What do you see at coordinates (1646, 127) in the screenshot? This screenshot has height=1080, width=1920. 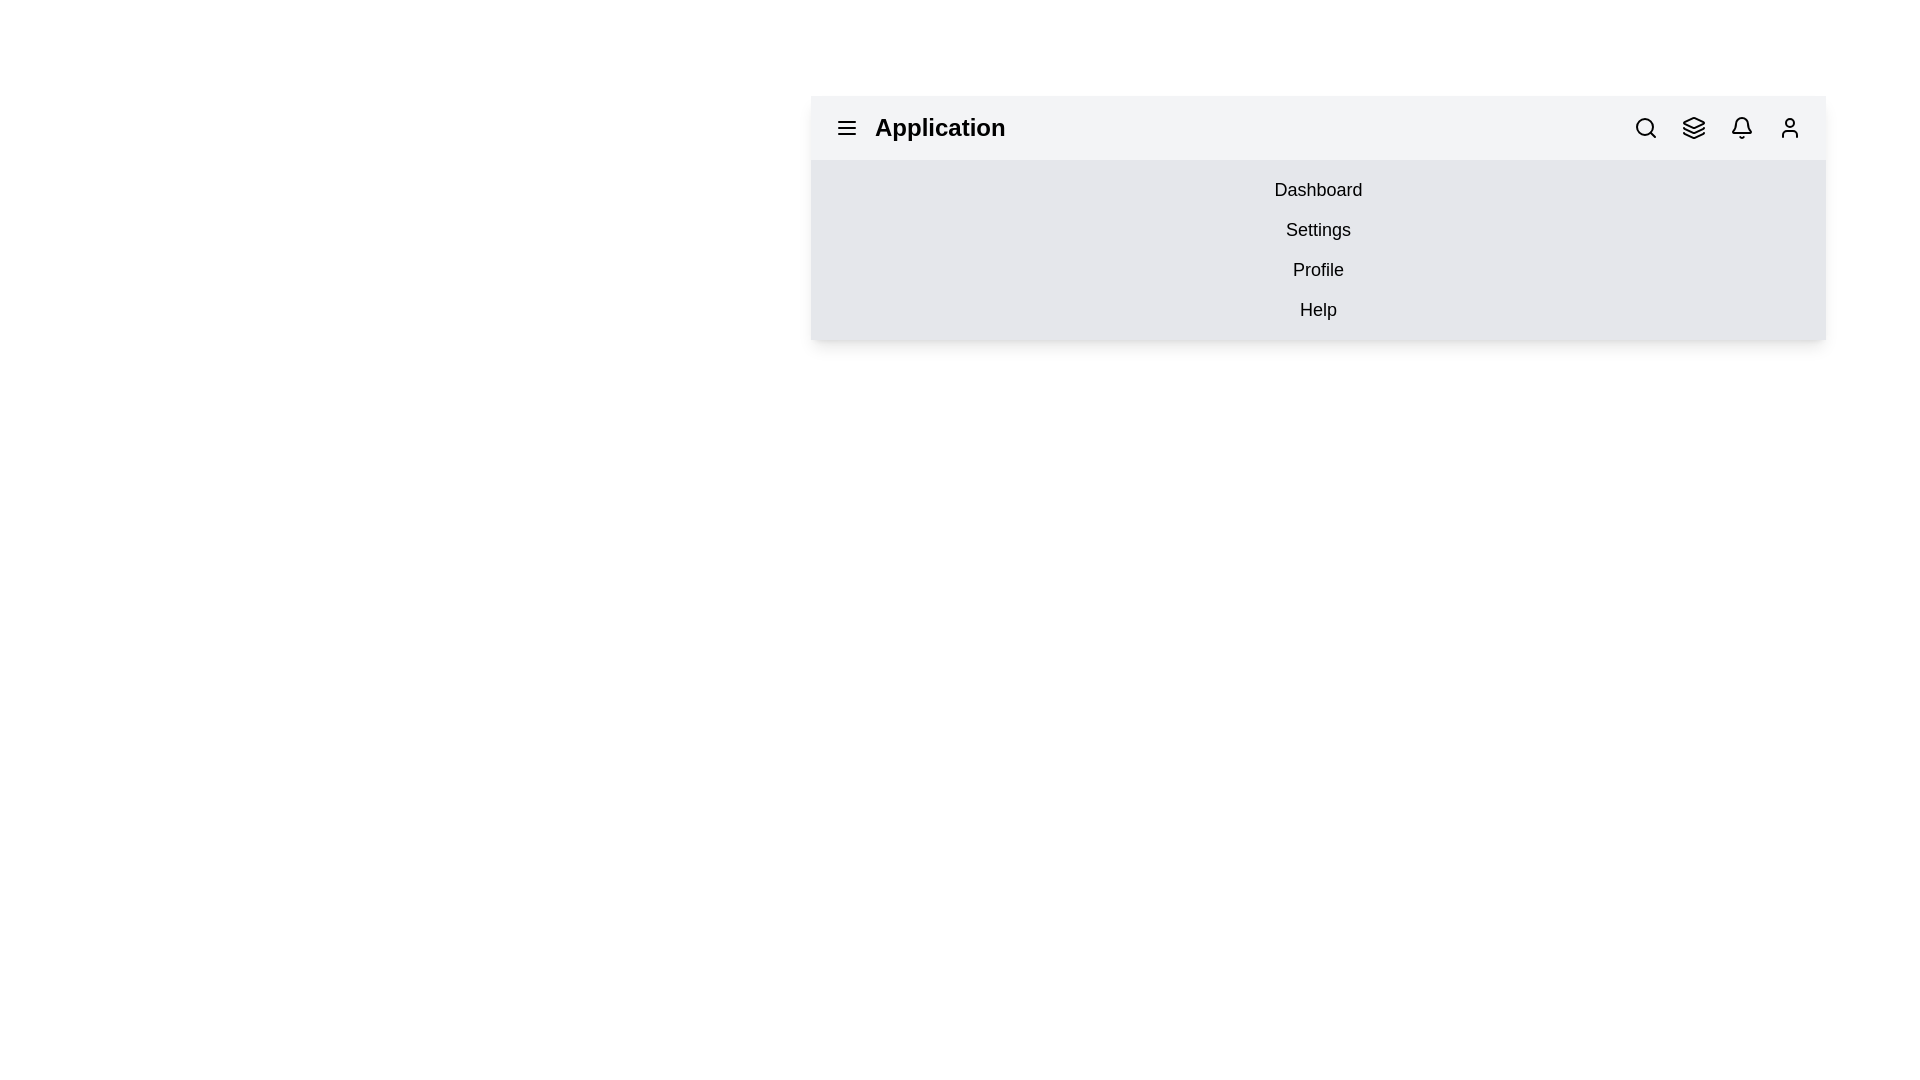 I see `the search icon to explore its functionality` at bounding box center [1646, 127].